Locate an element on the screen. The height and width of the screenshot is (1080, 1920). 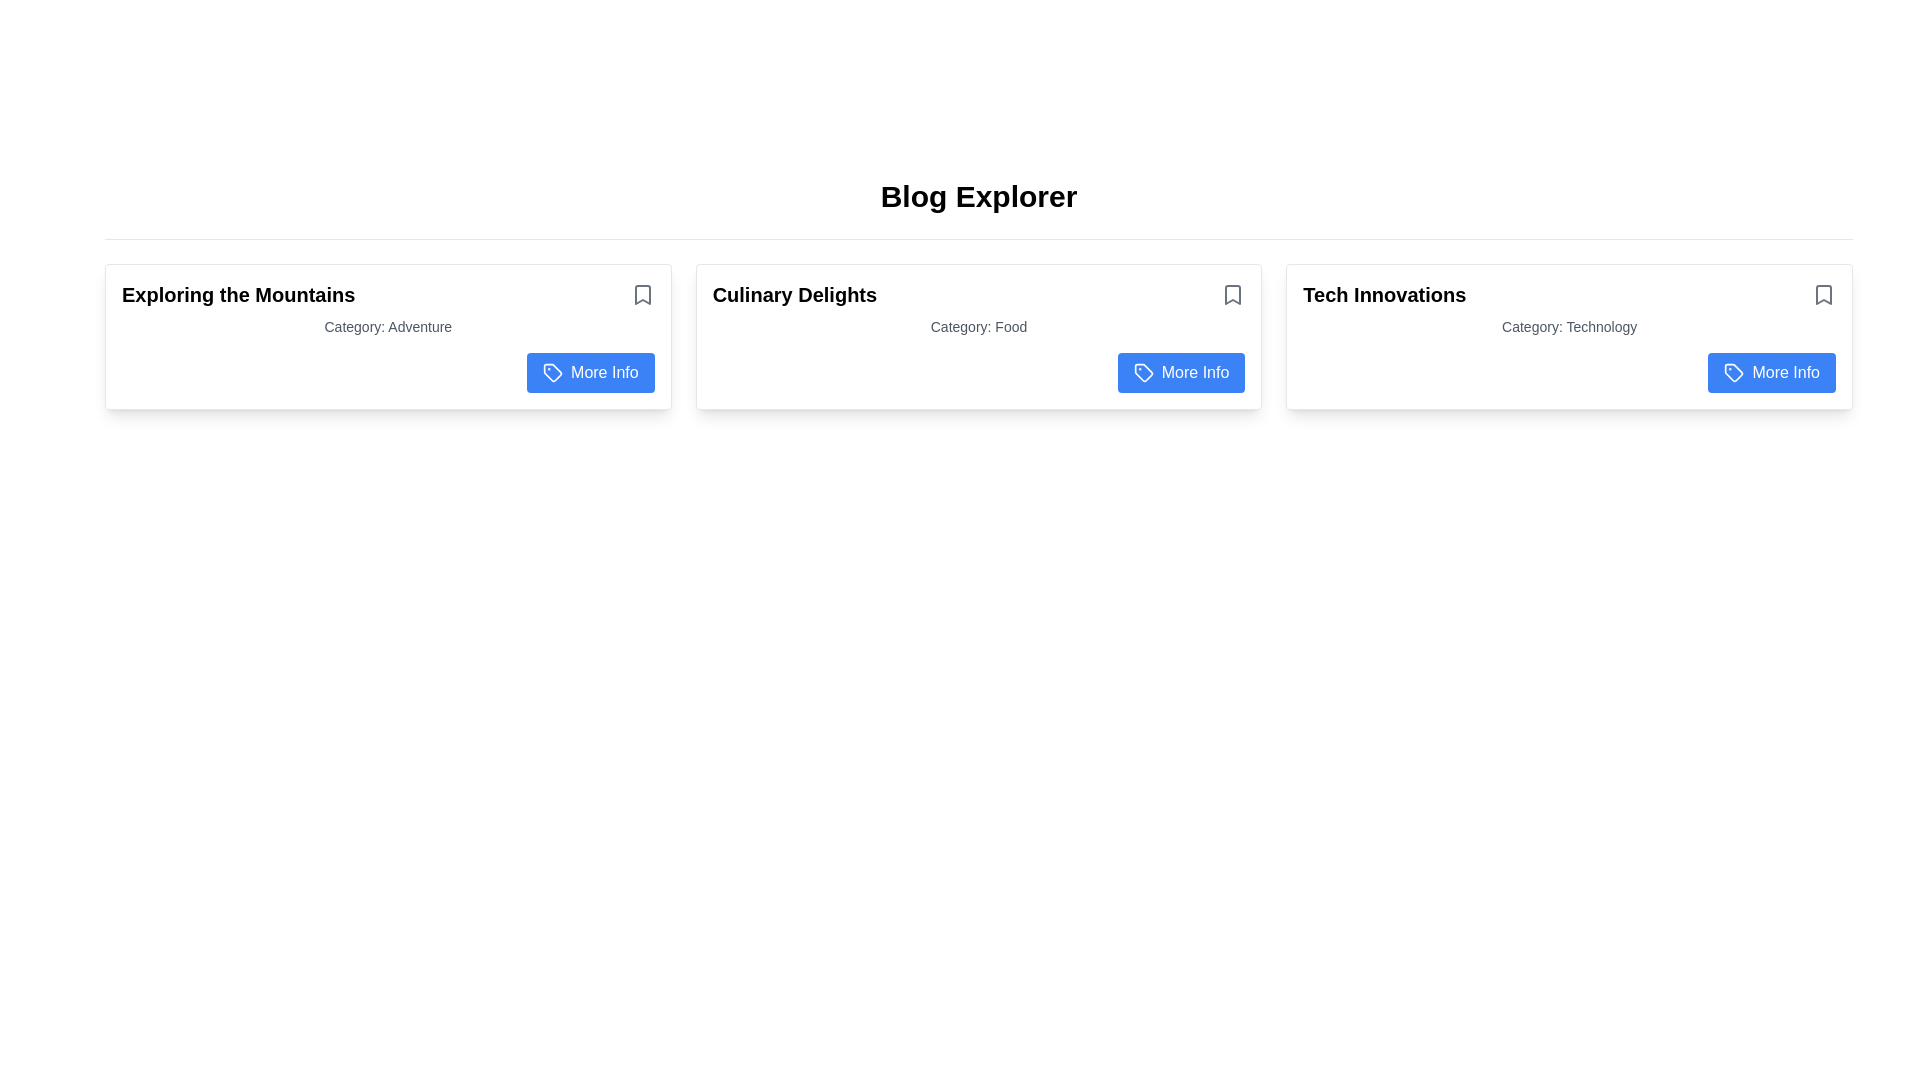
the 'More Info' button located in the 'Tech Innovations' section to retrieve additional details is located at coordinates (1772, 373).